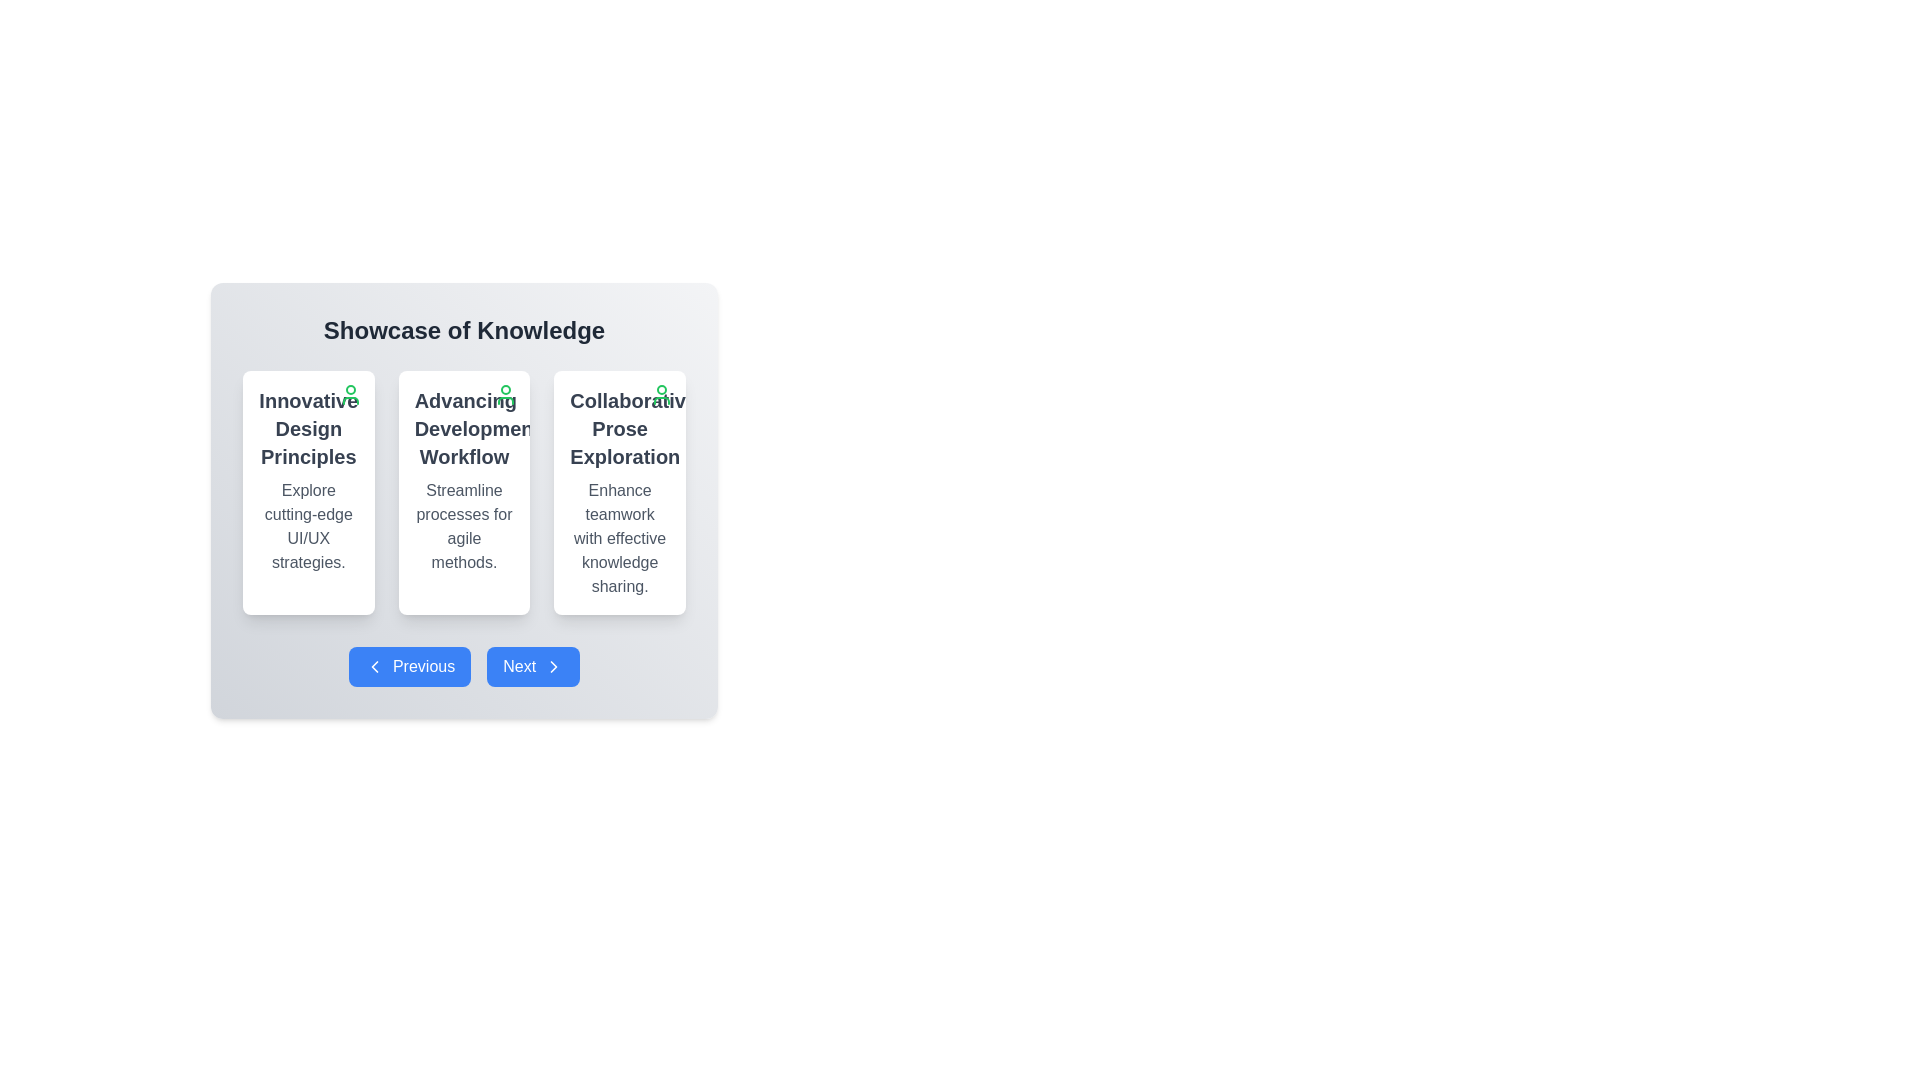 The height and width of the screenshot is (1080, 1920). What do you see at coordinates (463, 667) in the screenshot?
I see `the Navigation Panel buttons, which are styled with a blue background and white text` at bounding box center [463, 667].